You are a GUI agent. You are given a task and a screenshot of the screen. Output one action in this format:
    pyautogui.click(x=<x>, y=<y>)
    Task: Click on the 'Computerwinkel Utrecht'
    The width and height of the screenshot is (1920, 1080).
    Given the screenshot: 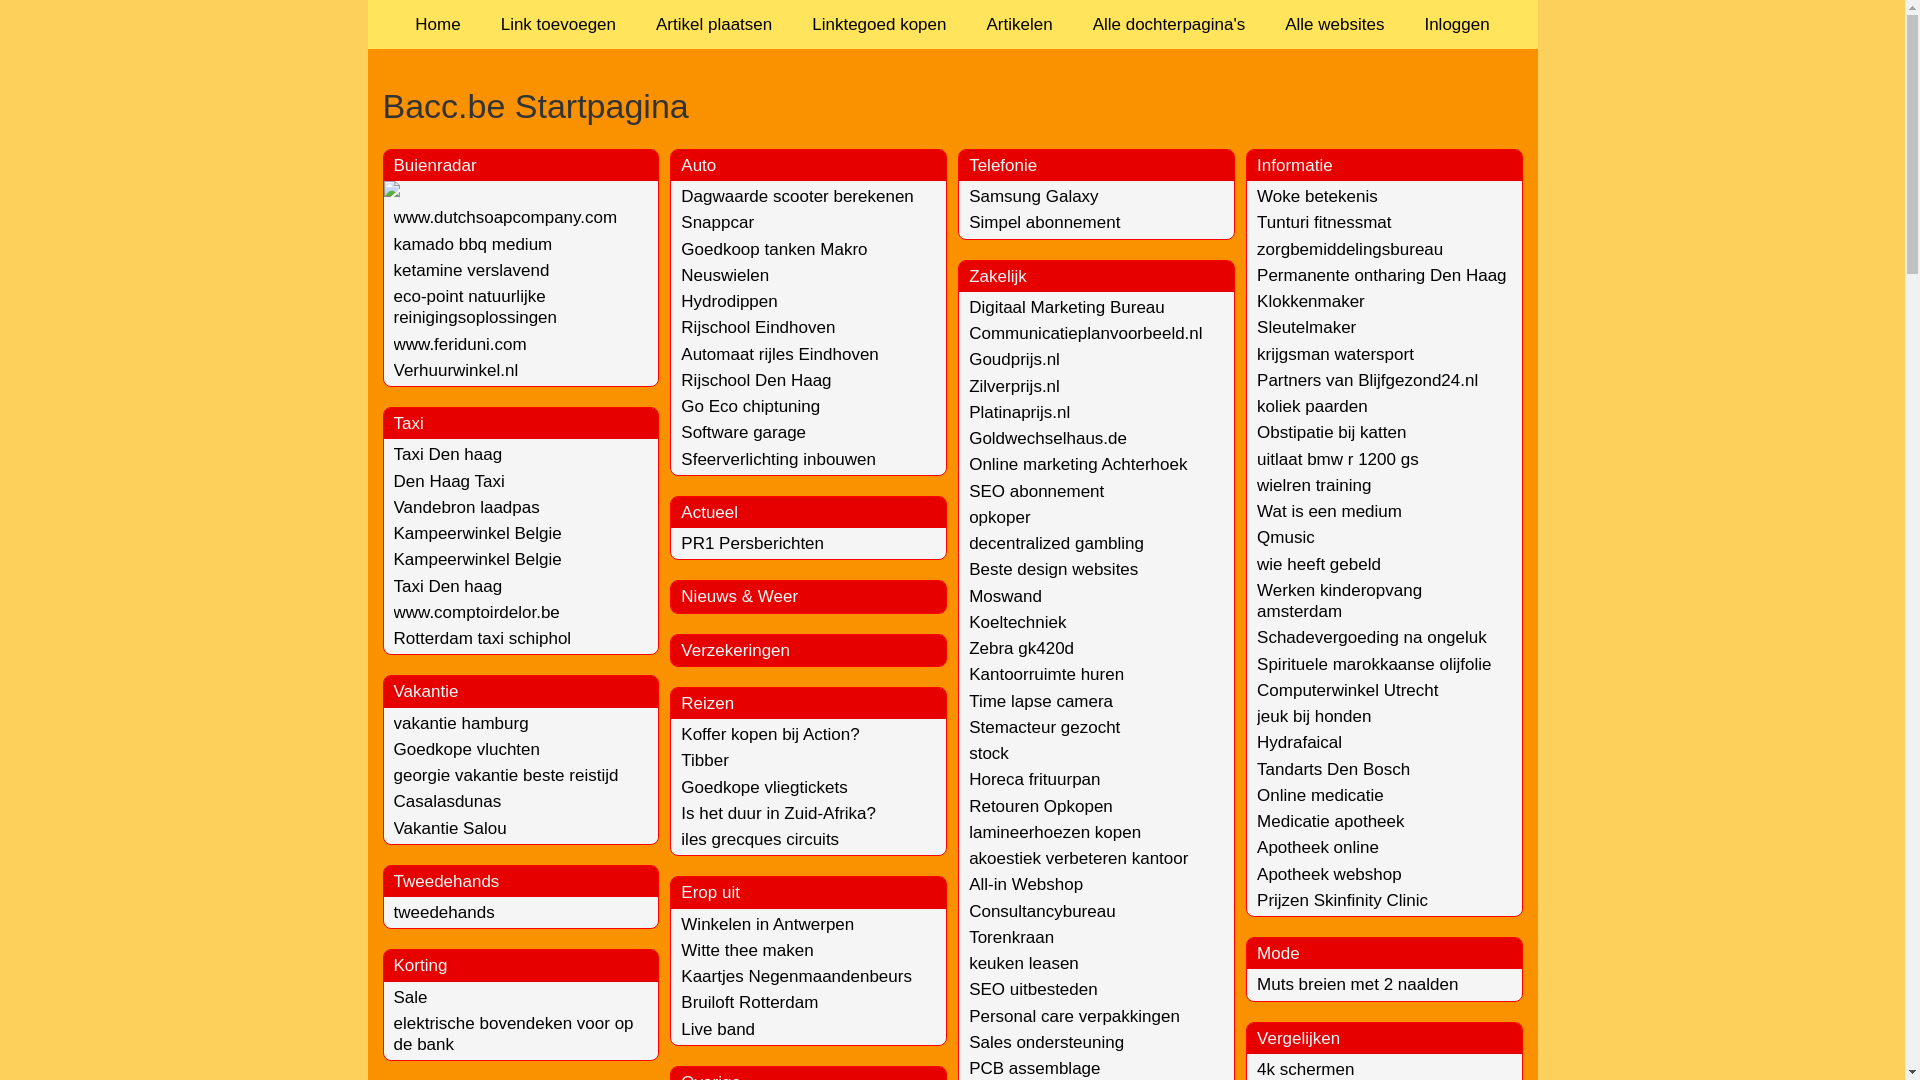 What is the action you would take?
    pyautogui.click(x=1256, y=689)
    